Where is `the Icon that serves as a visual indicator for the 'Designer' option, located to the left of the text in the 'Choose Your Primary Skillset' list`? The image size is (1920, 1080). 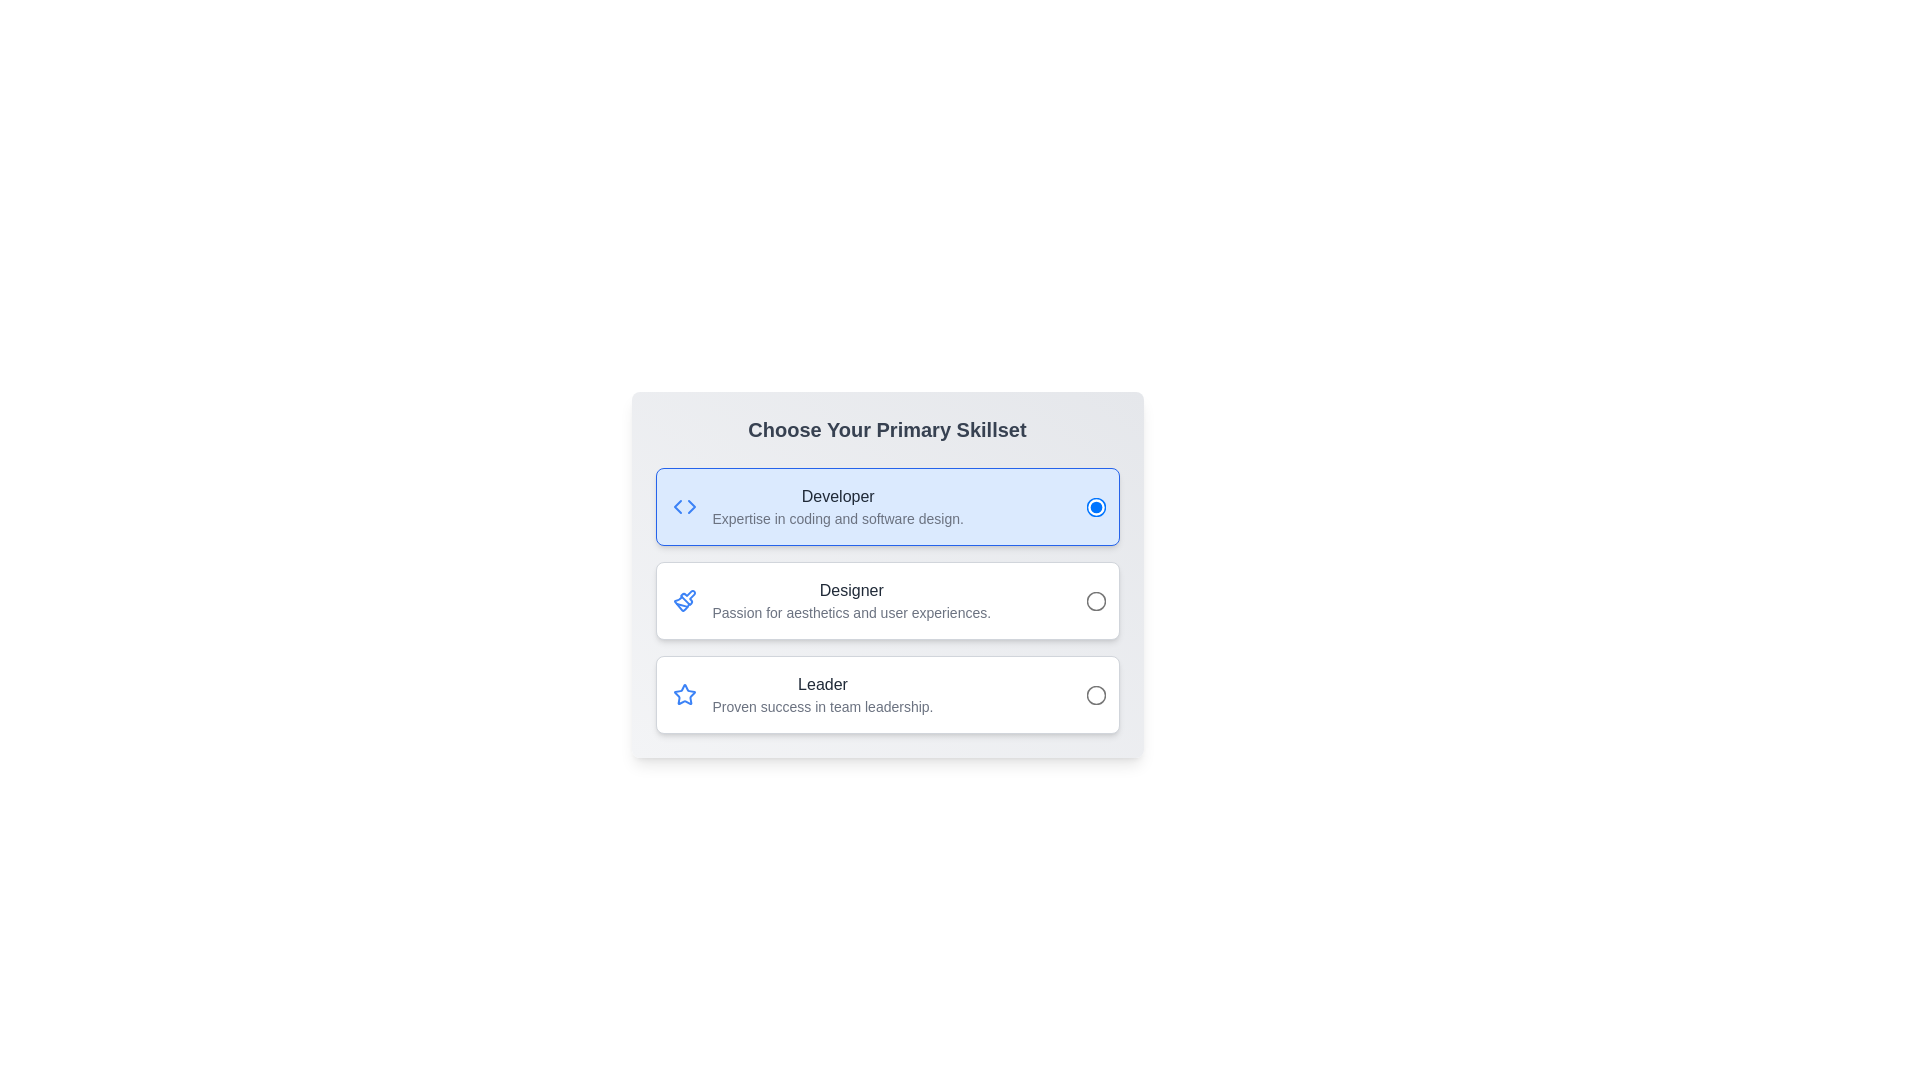
the Icon that serves as a visual indicator for the 'Designer' option, located to the left of the text in the 'Choose Your Primary Skillset' list is located at coordinates (684, 693).